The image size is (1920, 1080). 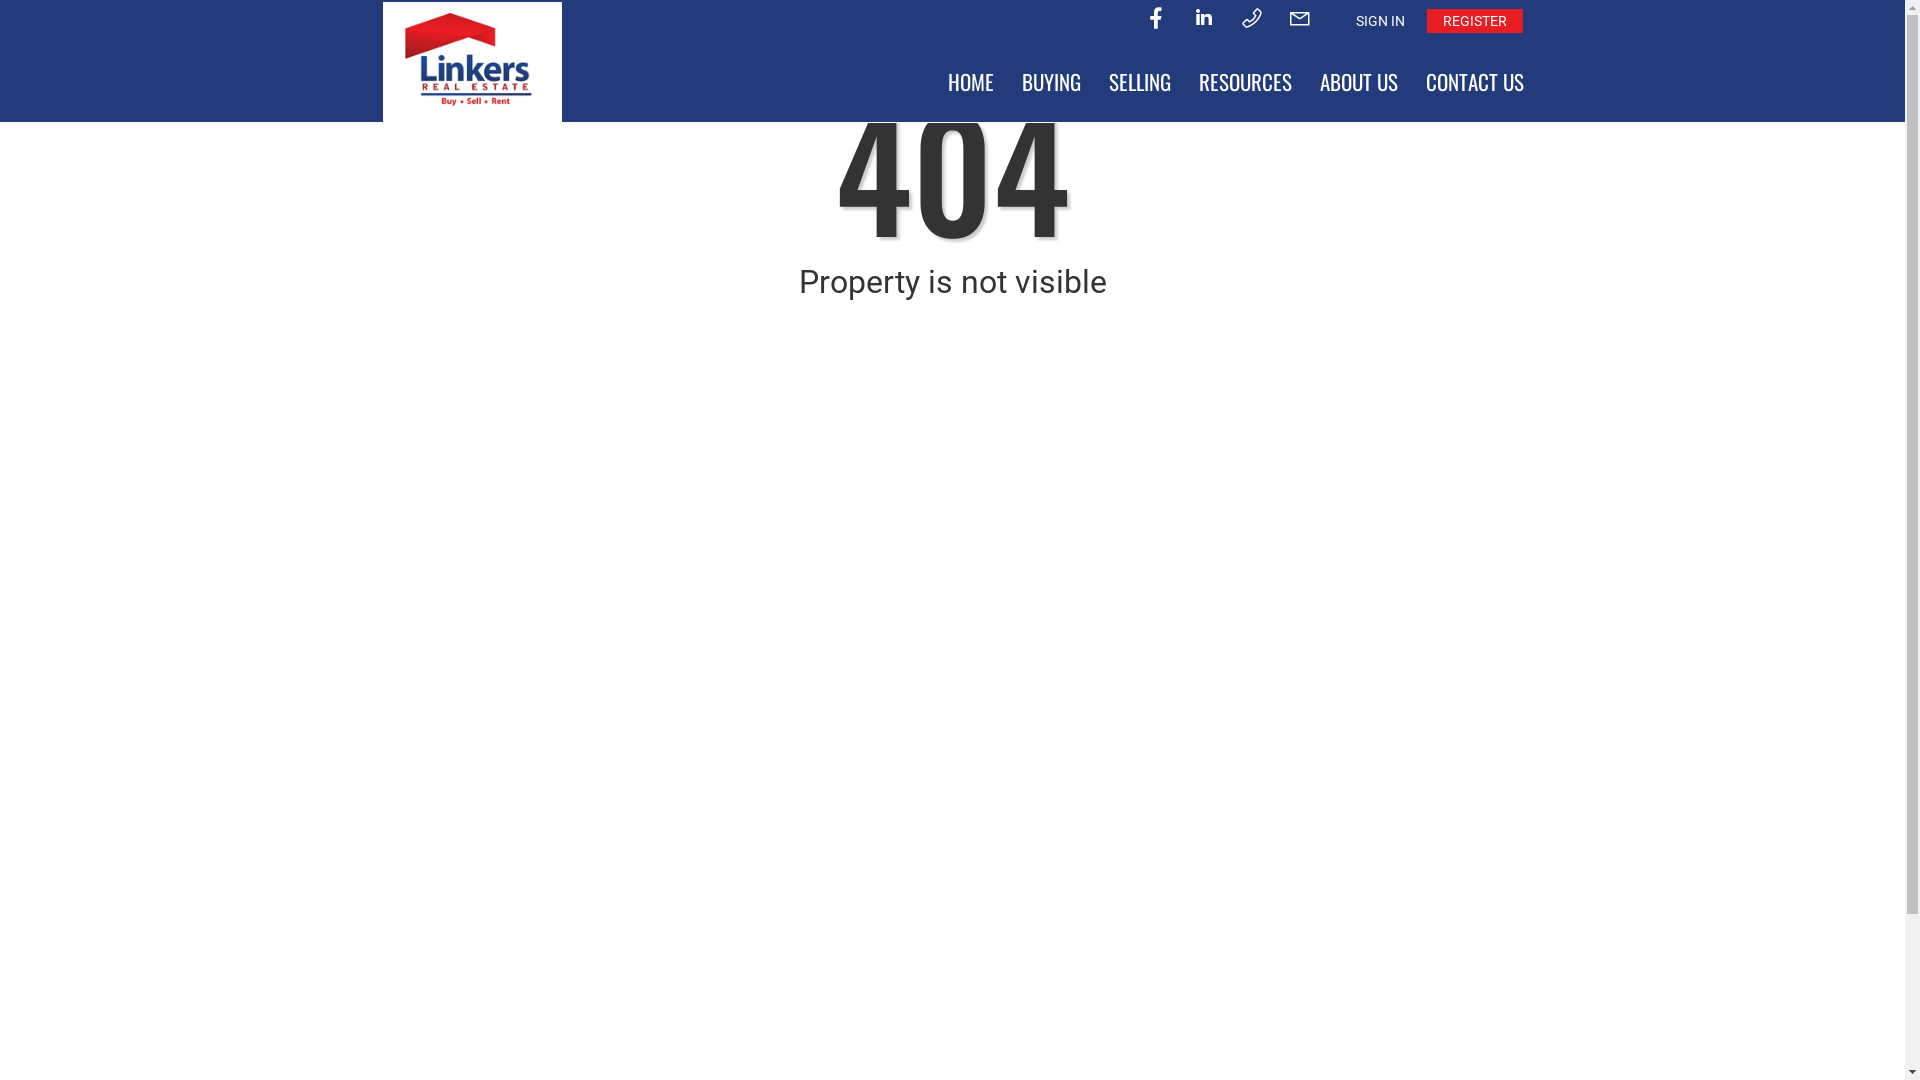 I want to click on 'SIGN IN', so click(x=1379, y=20).